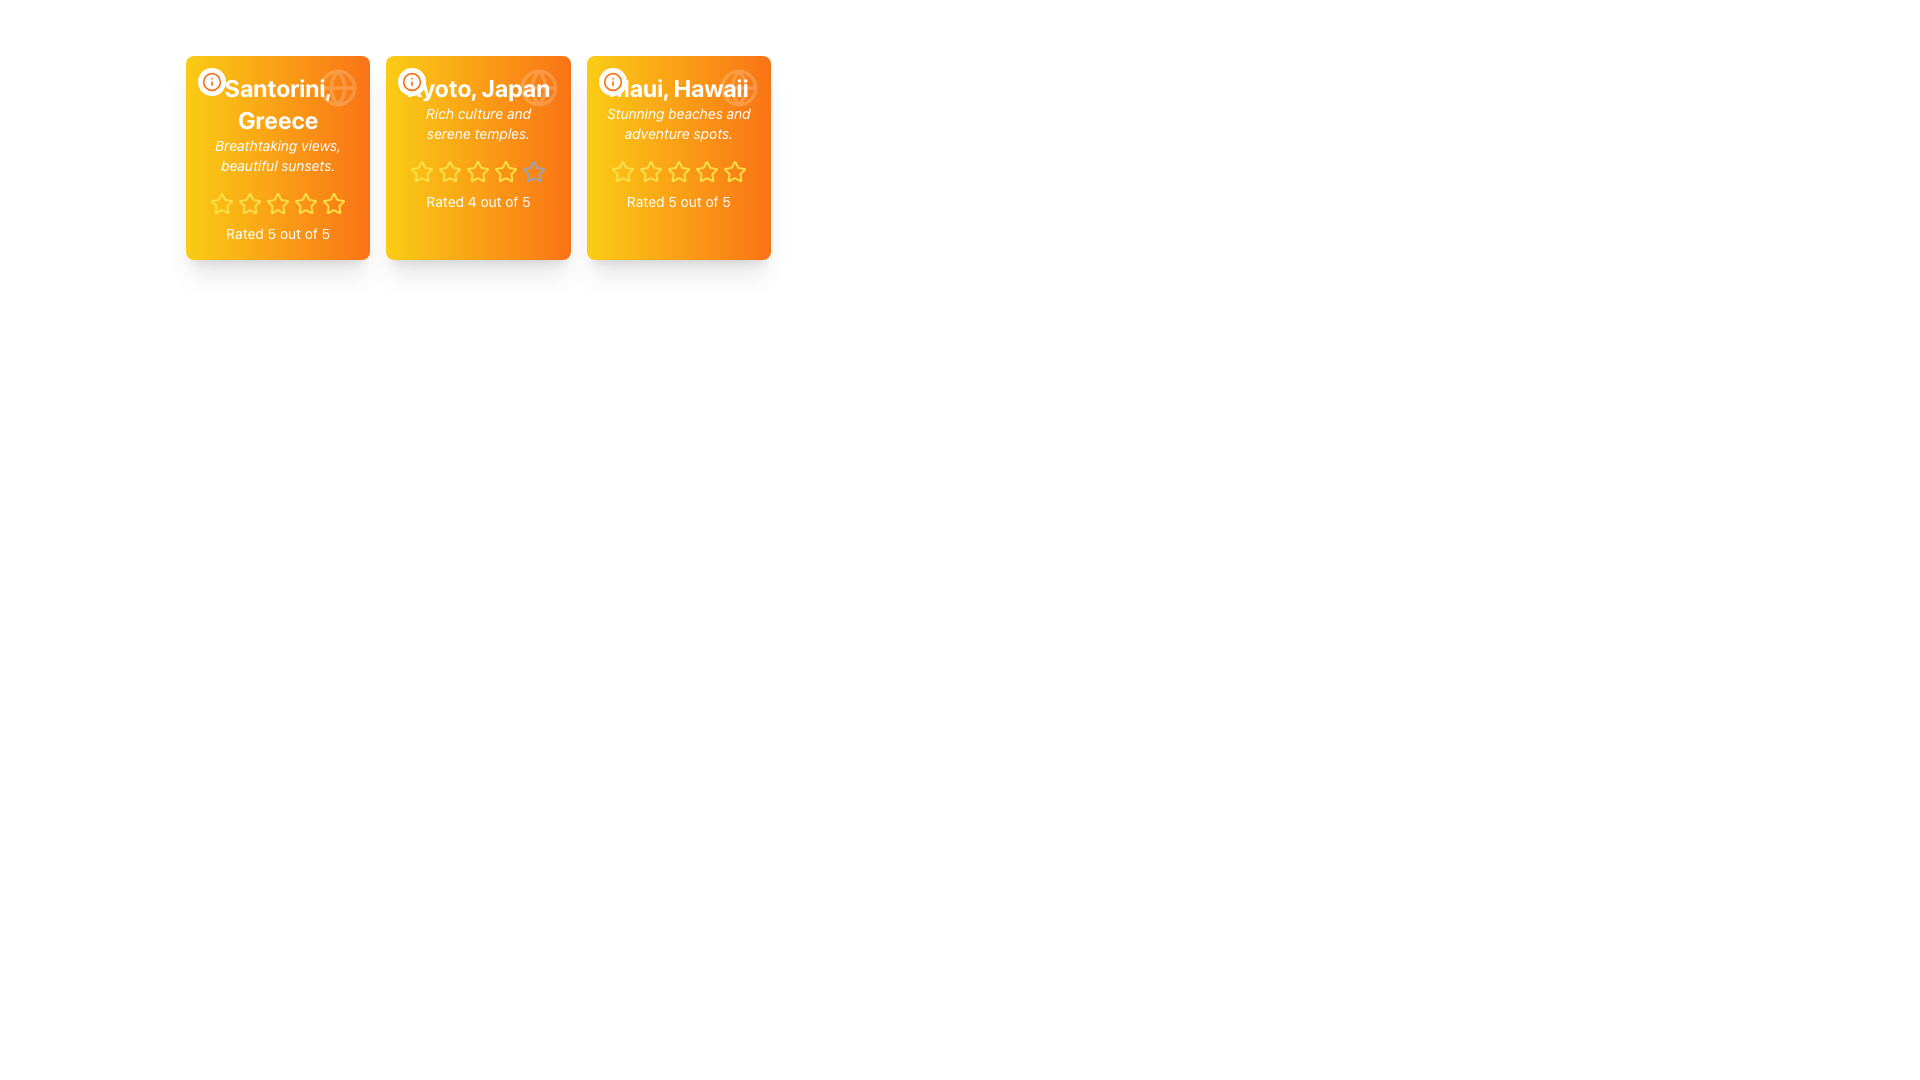 The image size is (1920, 1080). I want to click on across the five rating star icons starting from the first star (yellow star) below the text 'Santorini, Greece', so click(350, 203).